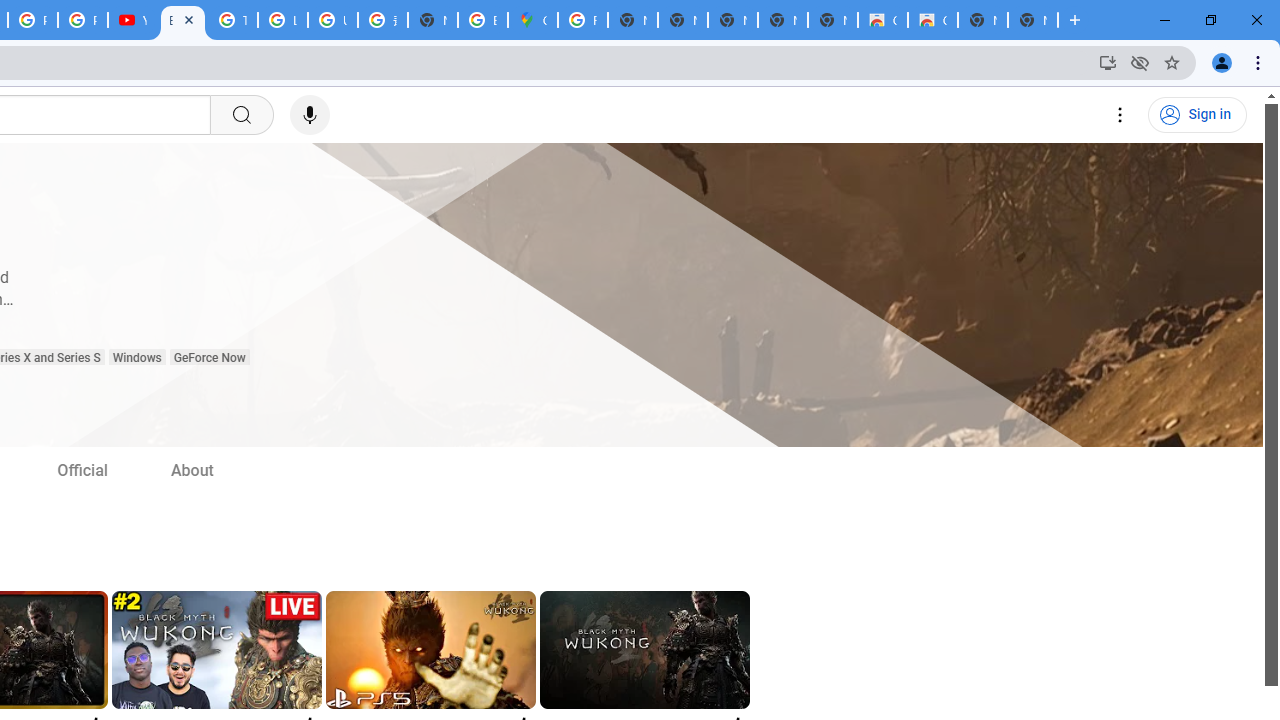  What do you see at coordinates (881, 20) in the screenshot?
I see `'Classic Blue - Chrome Web Store'` at bounding box center [881, 20].